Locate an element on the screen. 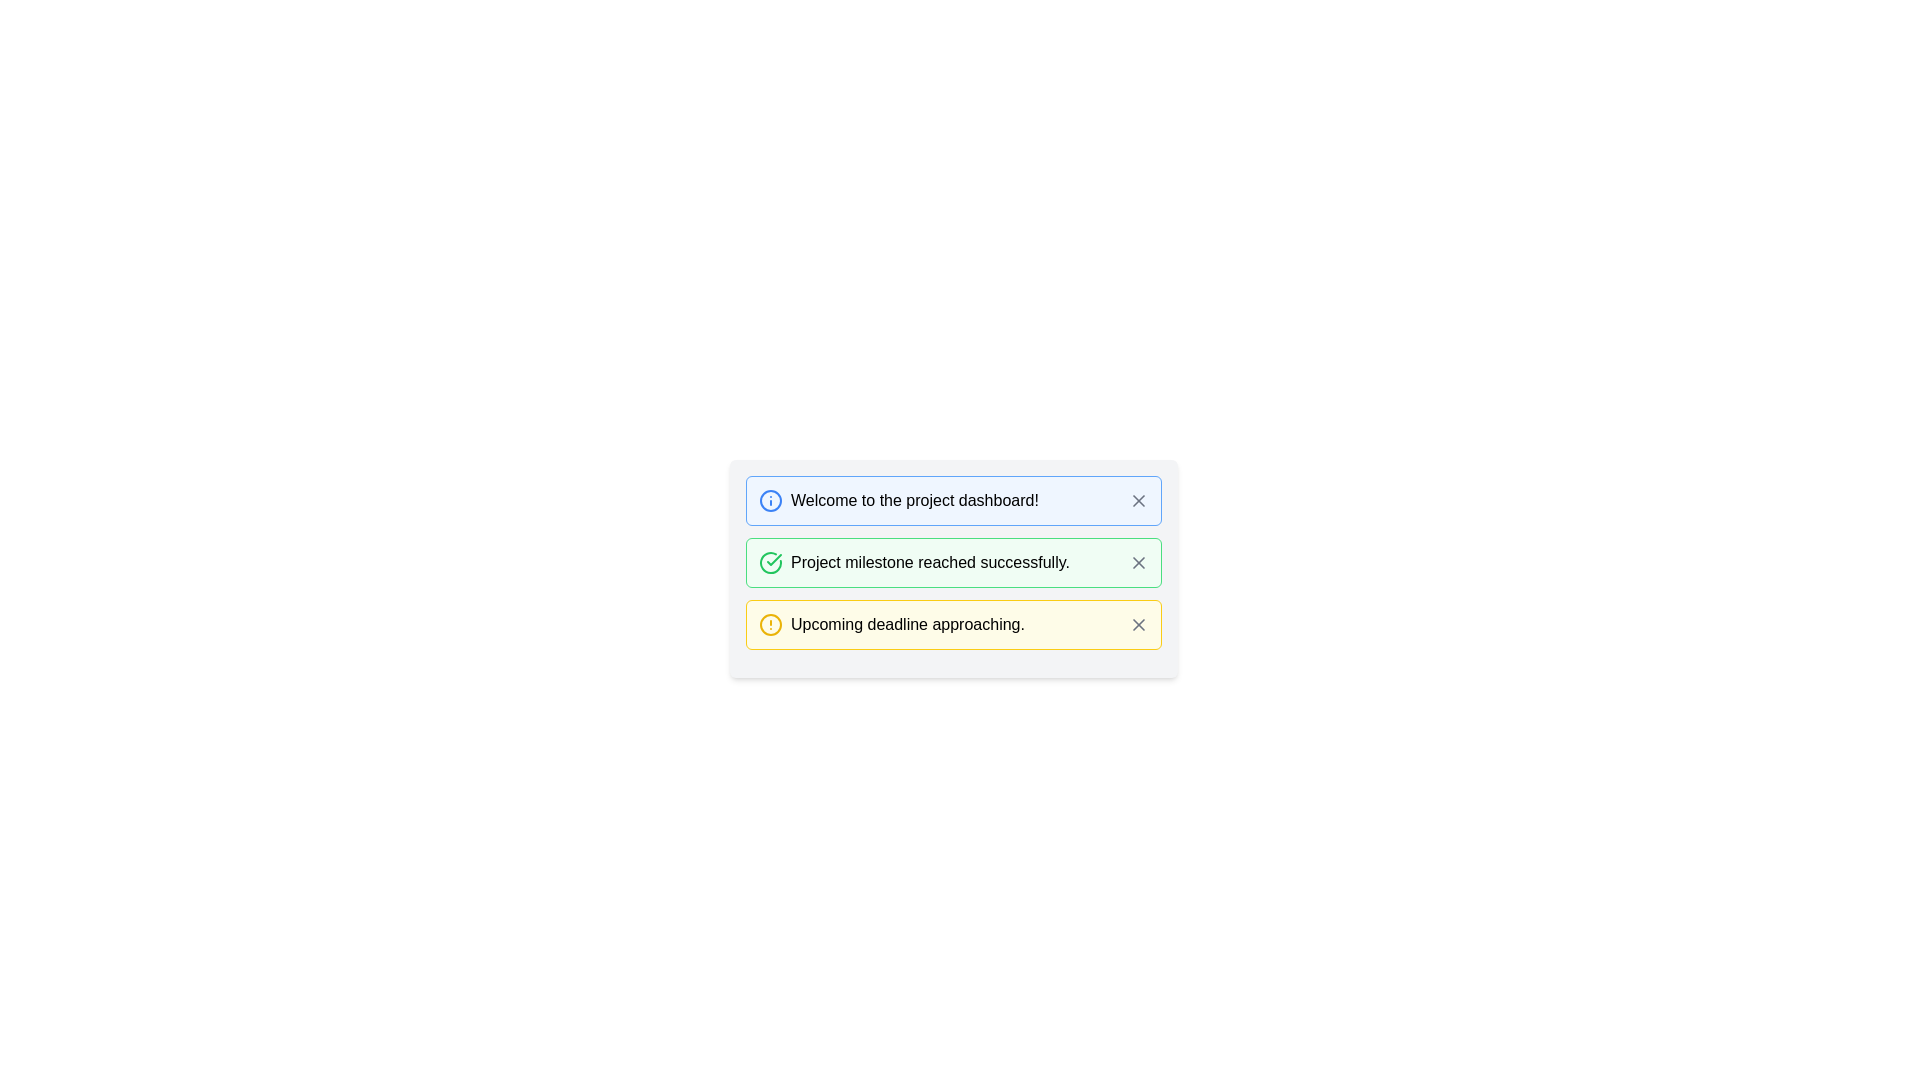 The height and width of the screenshot is (1080, 1920). the text label with a yellow warning icon that indicates 'Upcoming deadline approaching', located in the third card of the notification series is located at coordinates (891, 623).